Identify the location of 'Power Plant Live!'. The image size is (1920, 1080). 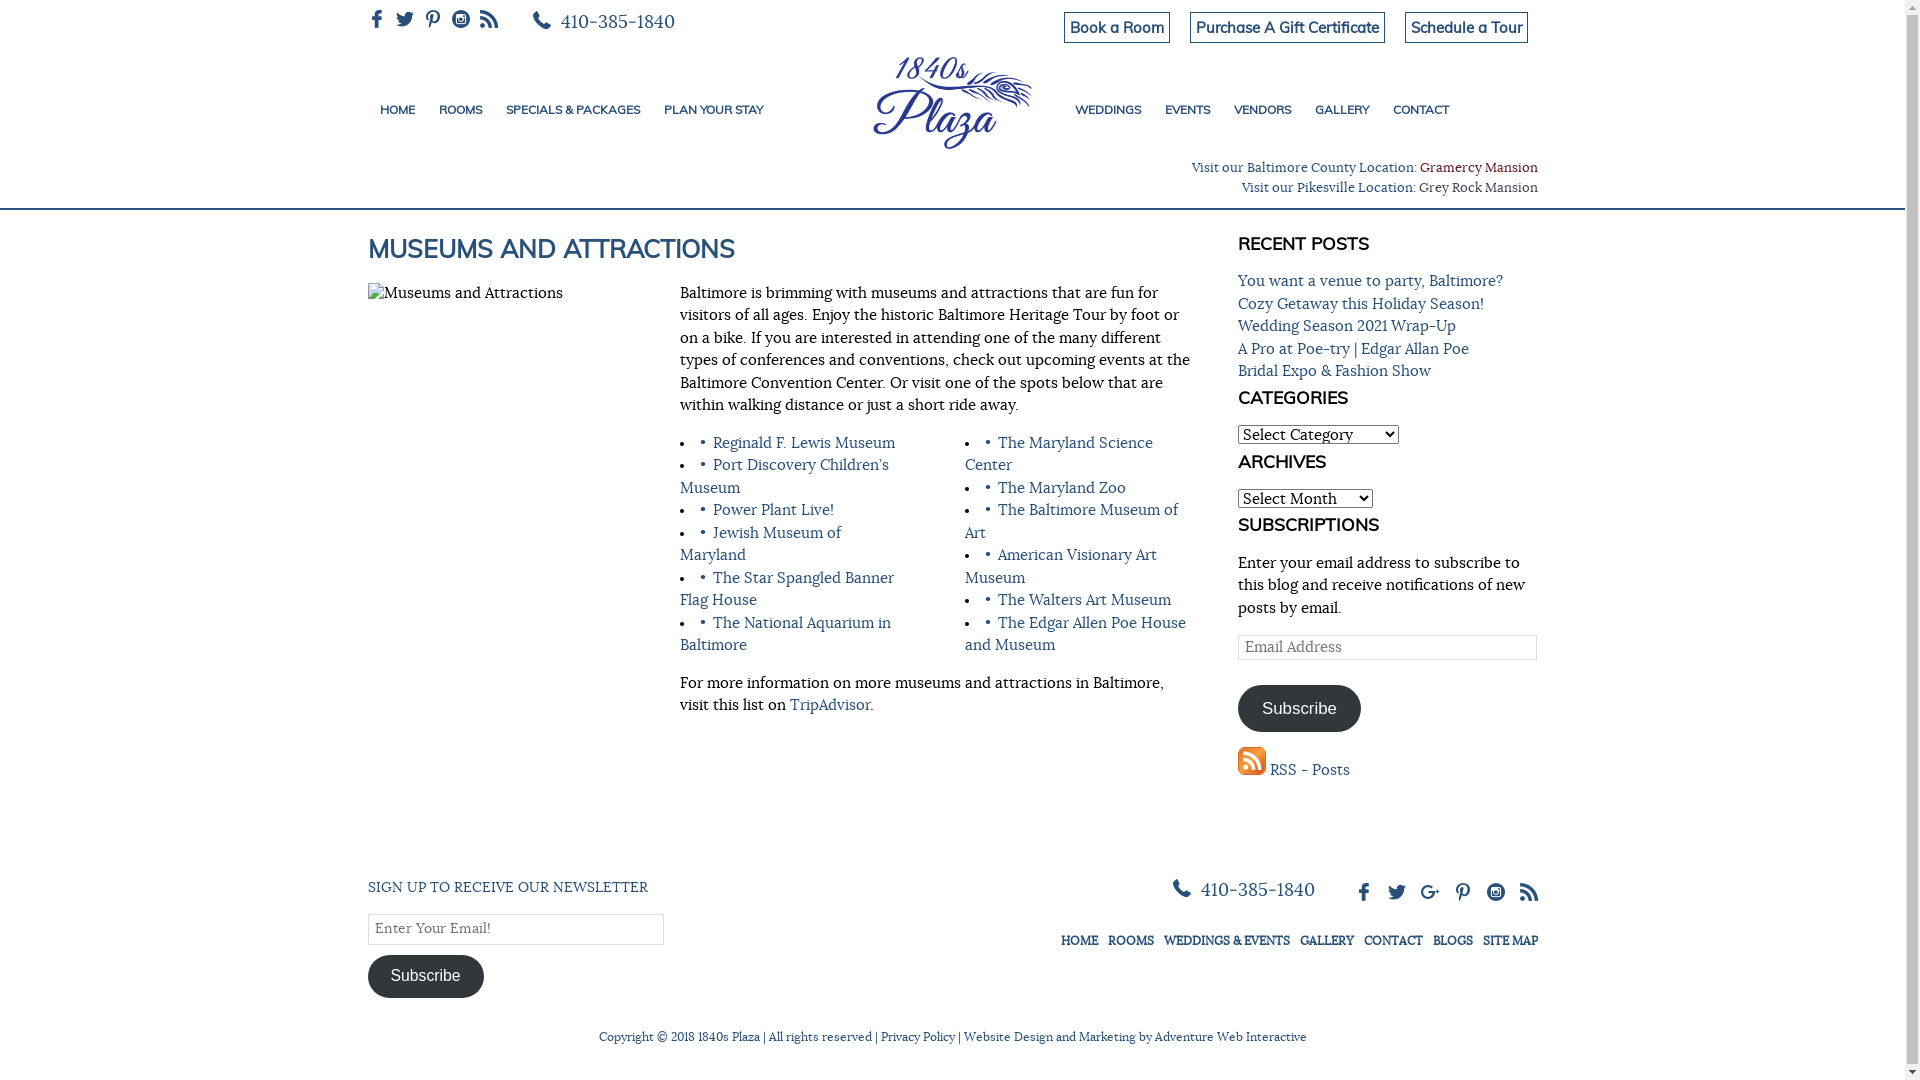
(772, 509).